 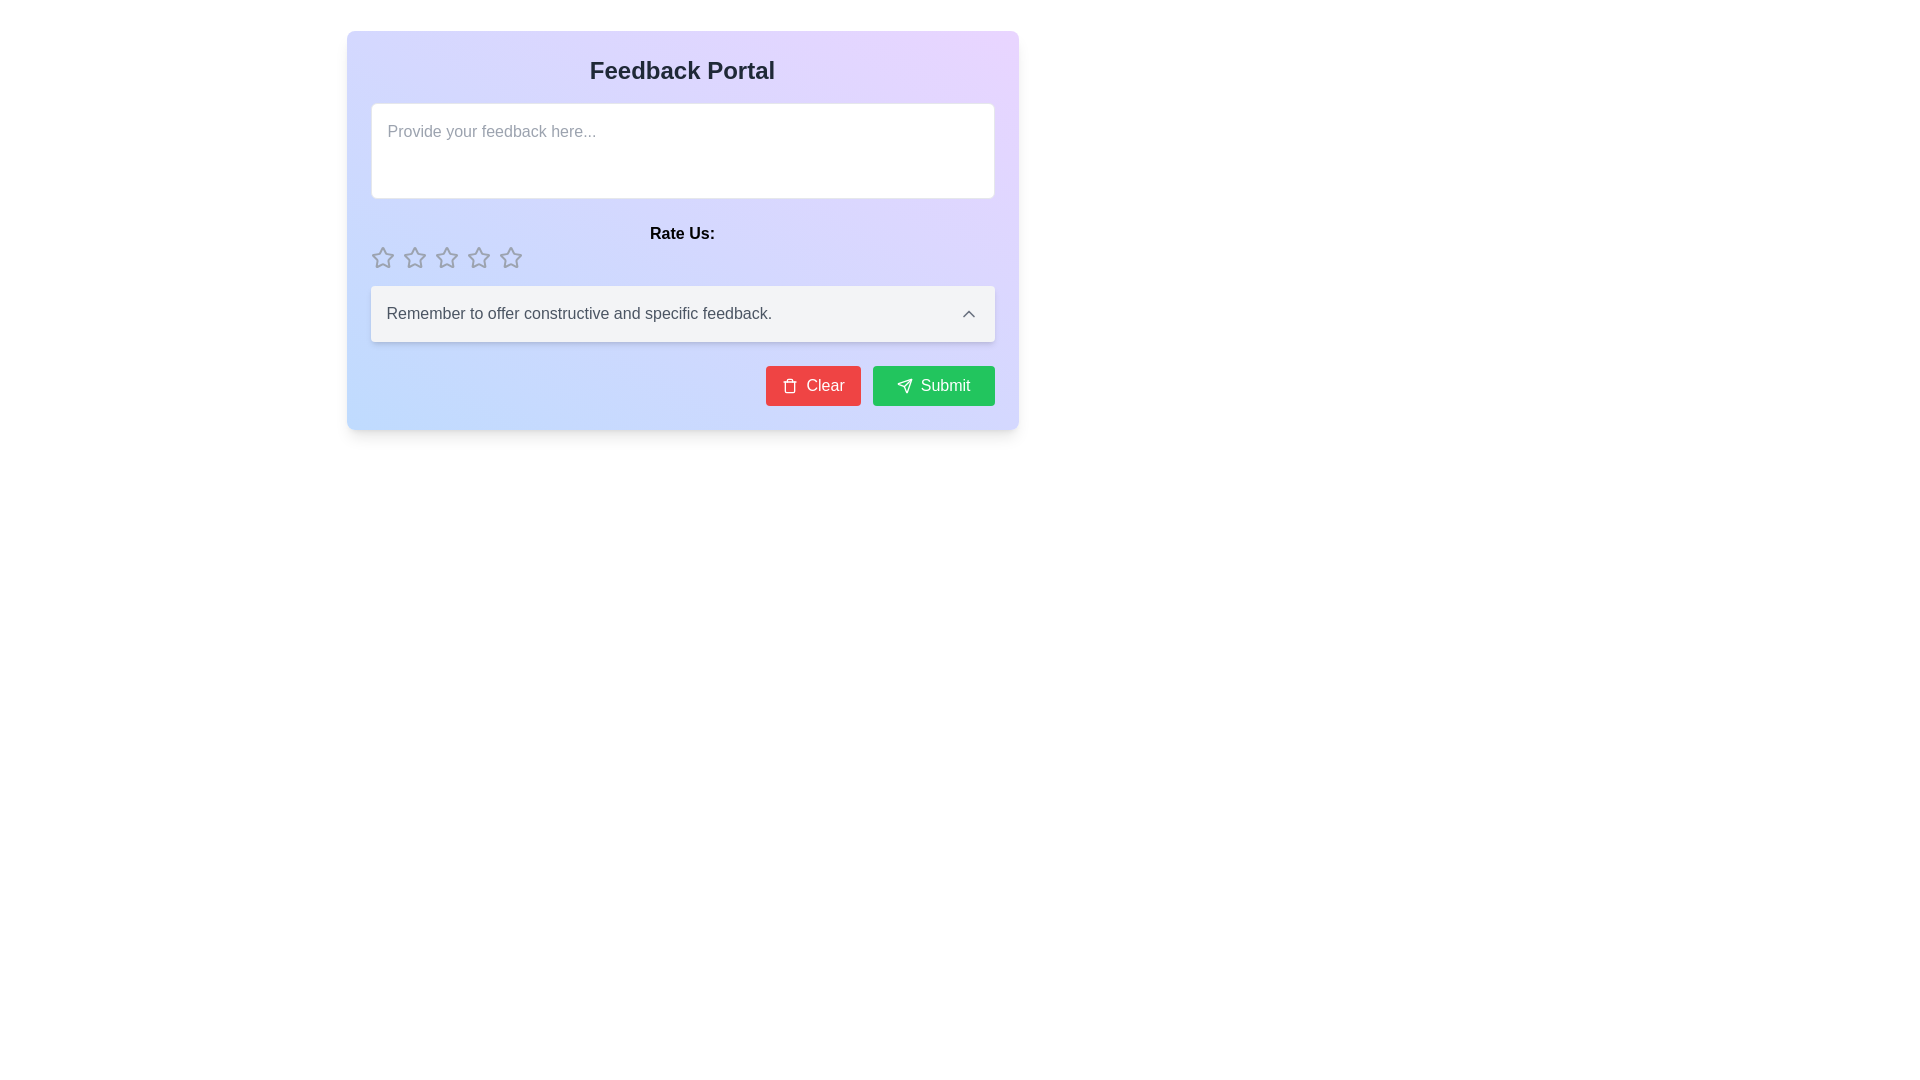 What do you see at coordinates (968, 313) in the screenshot?
I see `the button or icon located to the right of the text label 'Remember to offer constructive and specific feedback.'` at bounding box center [968, 313].